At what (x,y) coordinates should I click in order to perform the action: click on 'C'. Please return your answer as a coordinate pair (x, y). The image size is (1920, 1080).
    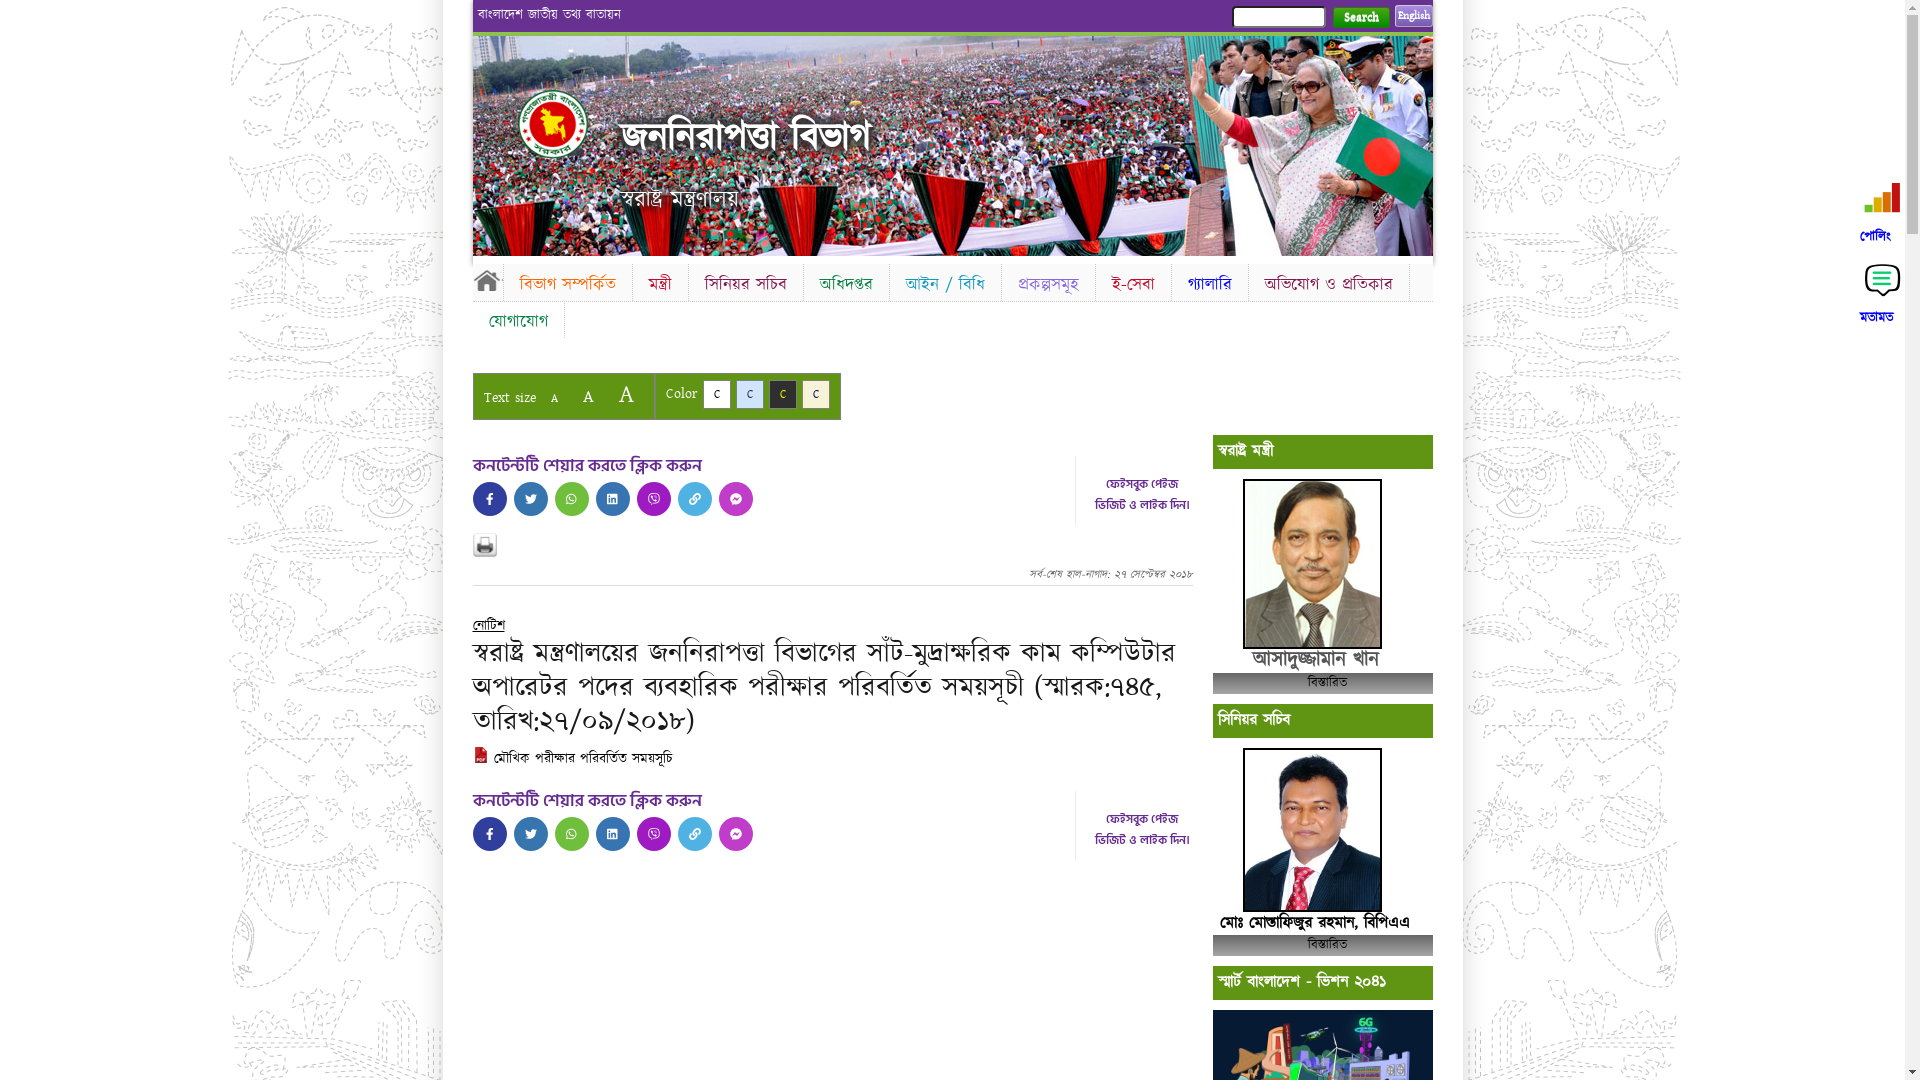
    Looking at the image, I should click on (715, 394).